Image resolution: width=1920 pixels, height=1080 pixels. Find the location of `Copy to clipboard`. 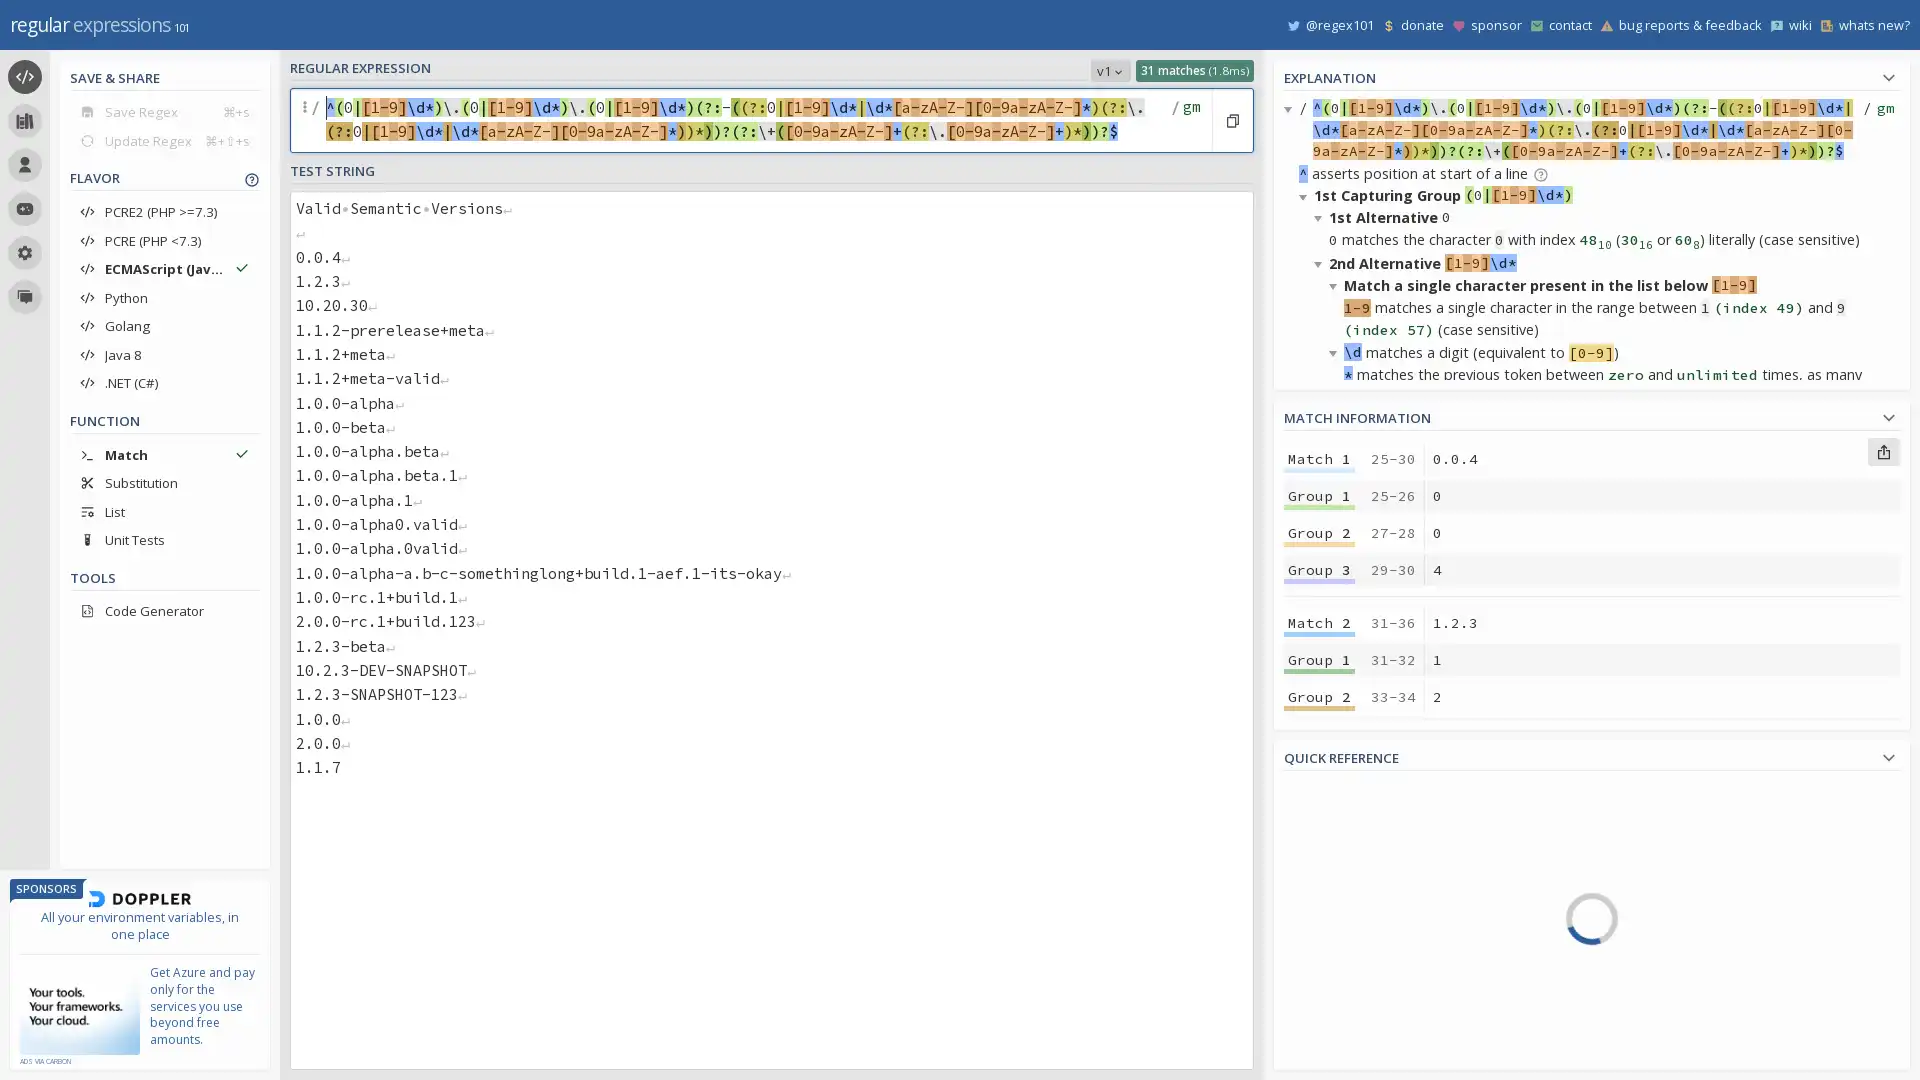

Copy to clipboard is located at coordinates (1231, 120).